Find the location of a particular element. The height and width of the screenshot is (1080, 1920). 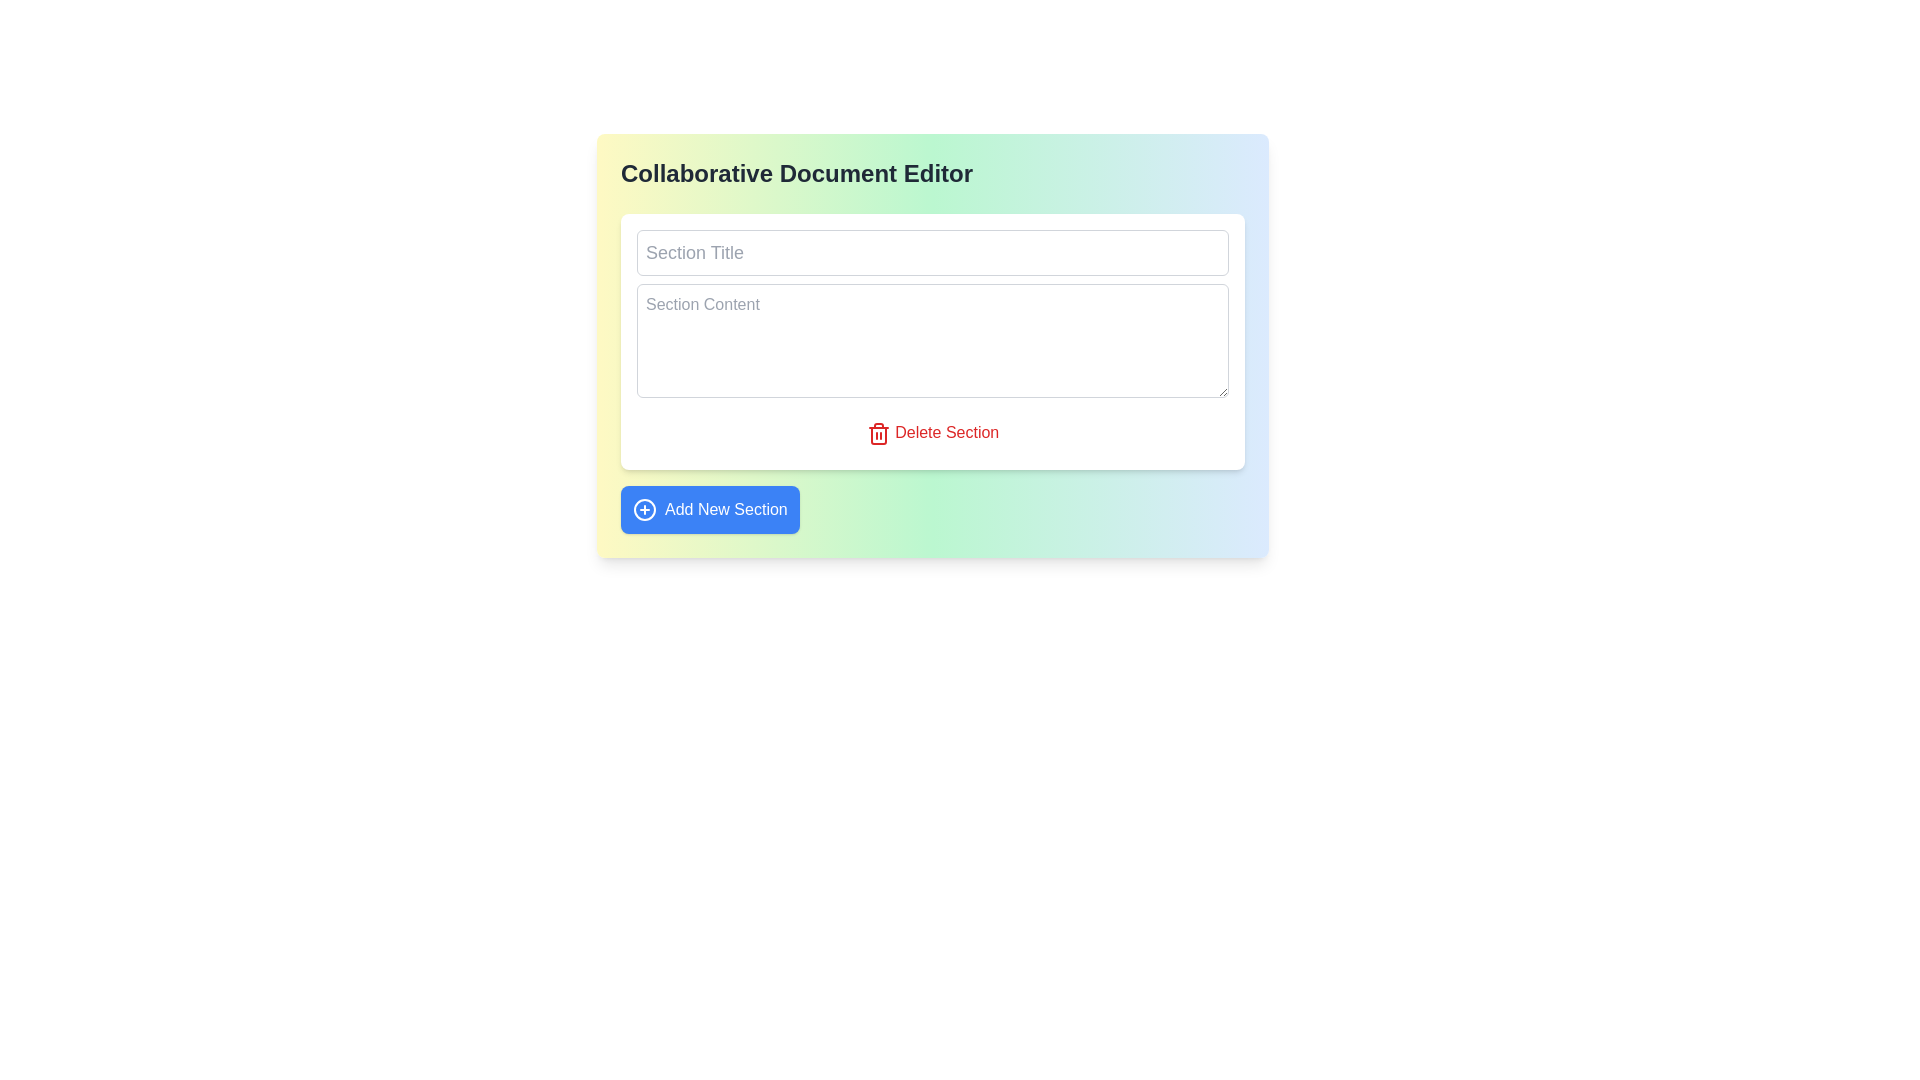

the red-colored button labeled 'Delete Section' with a trashcan icon to trigger the color change effect is located at coordinates (931, 432).